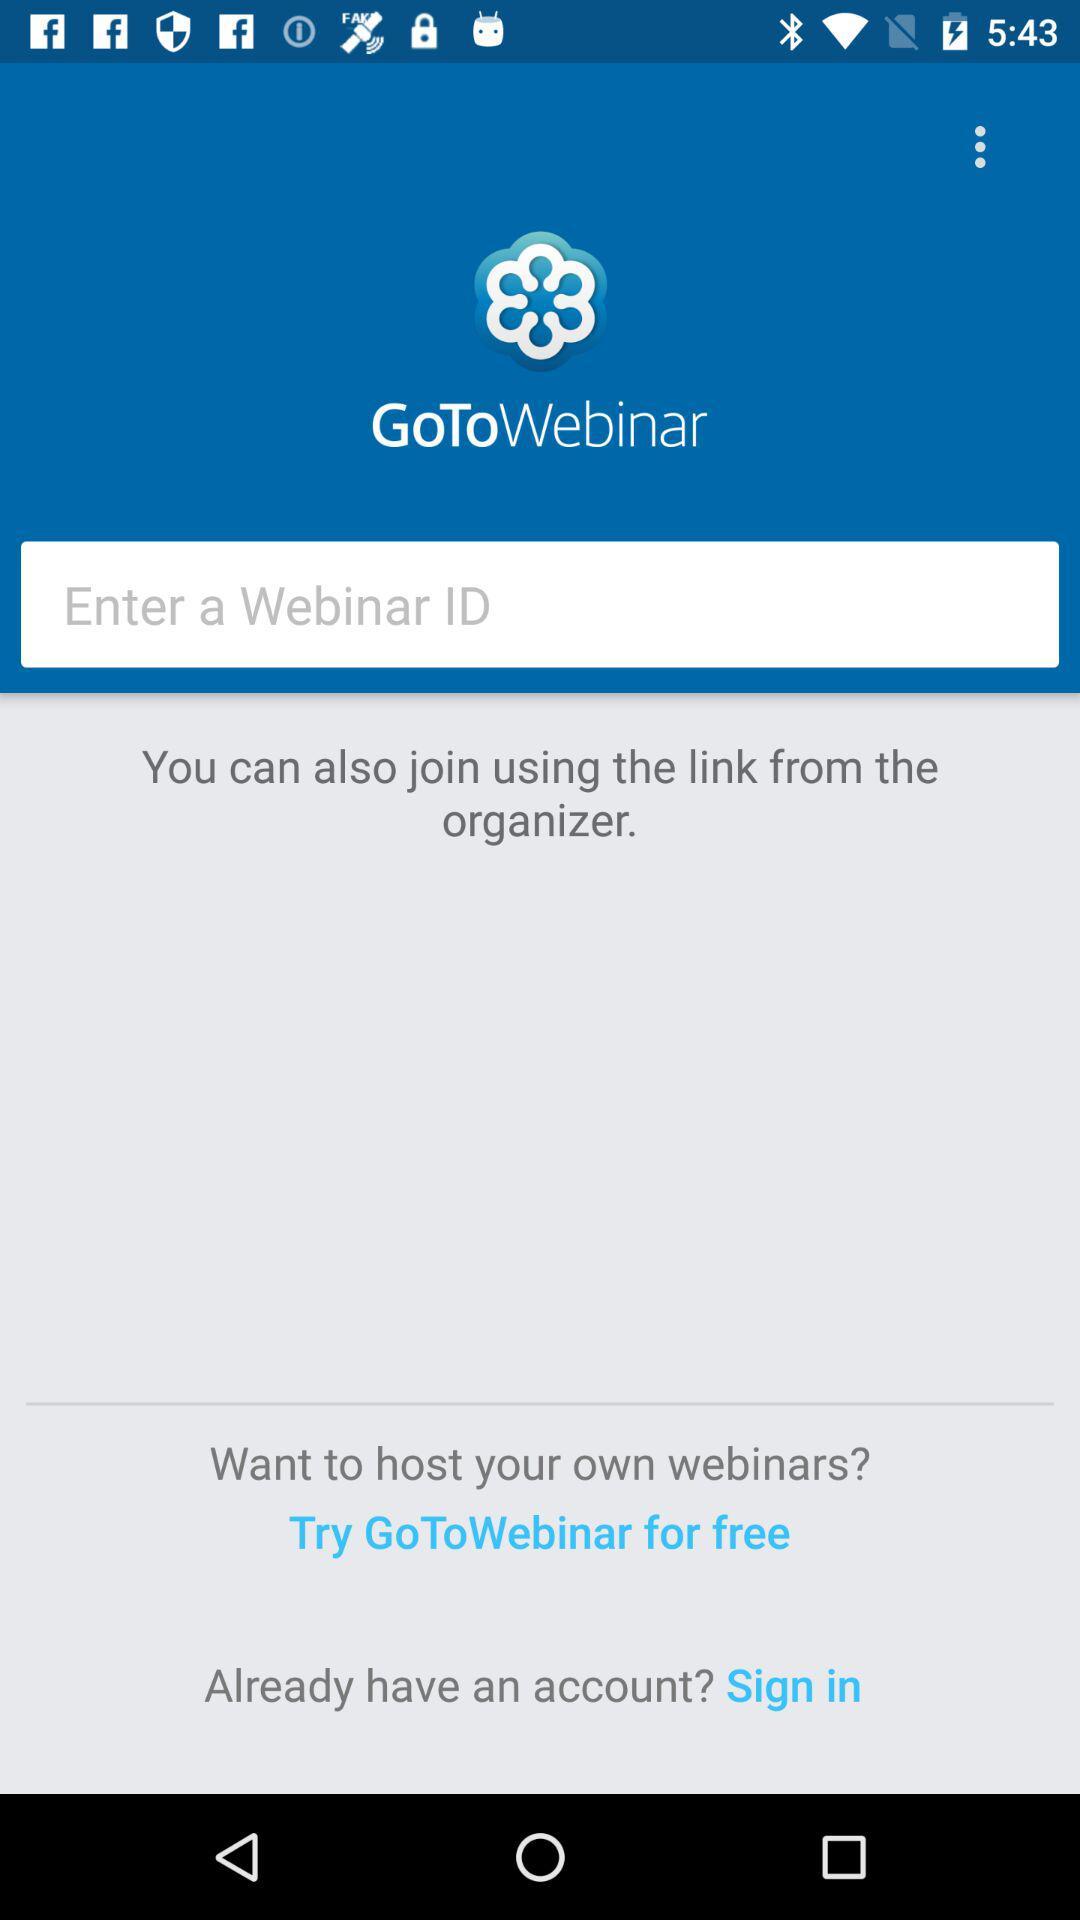  I want to click on item above you can also icon, so click(540, 603).